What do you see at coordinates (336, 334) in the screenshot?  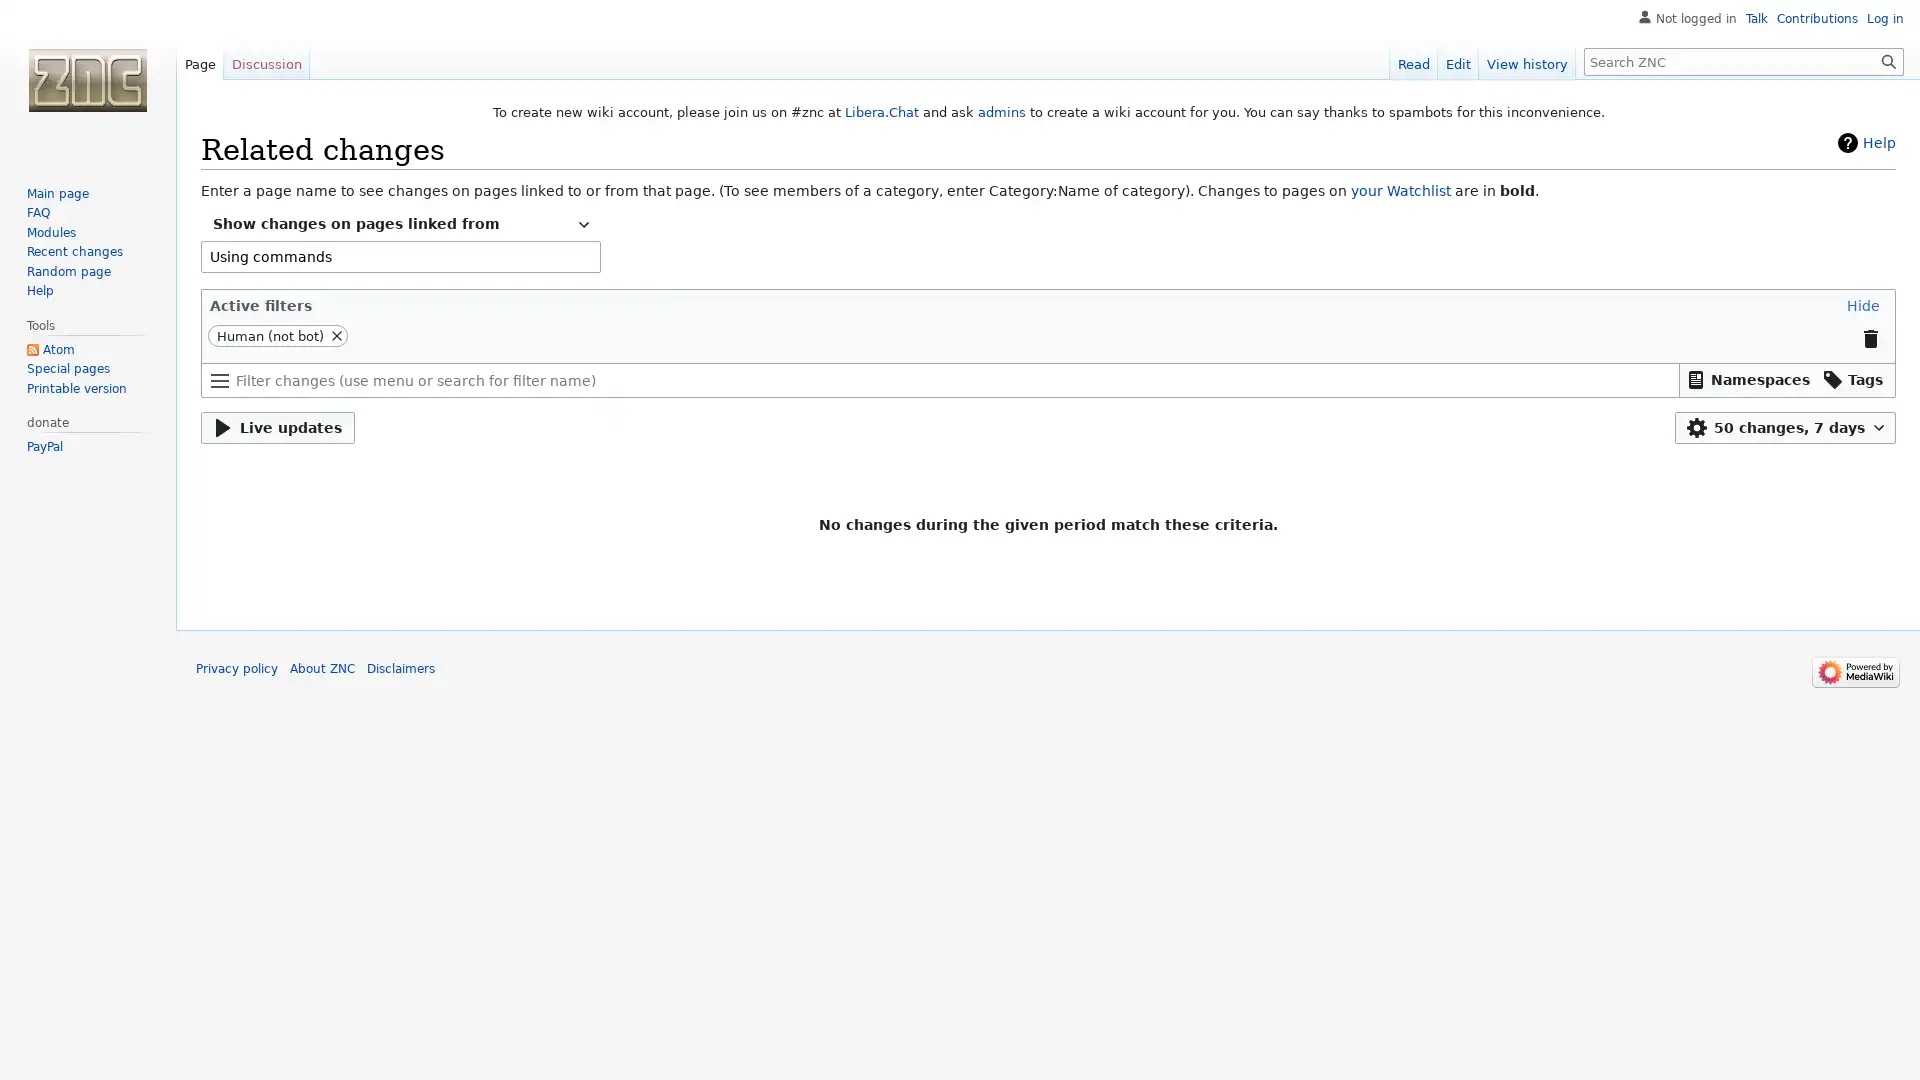 I see `Remove 'Human (not bot)'` at bounding box center [336, 334].